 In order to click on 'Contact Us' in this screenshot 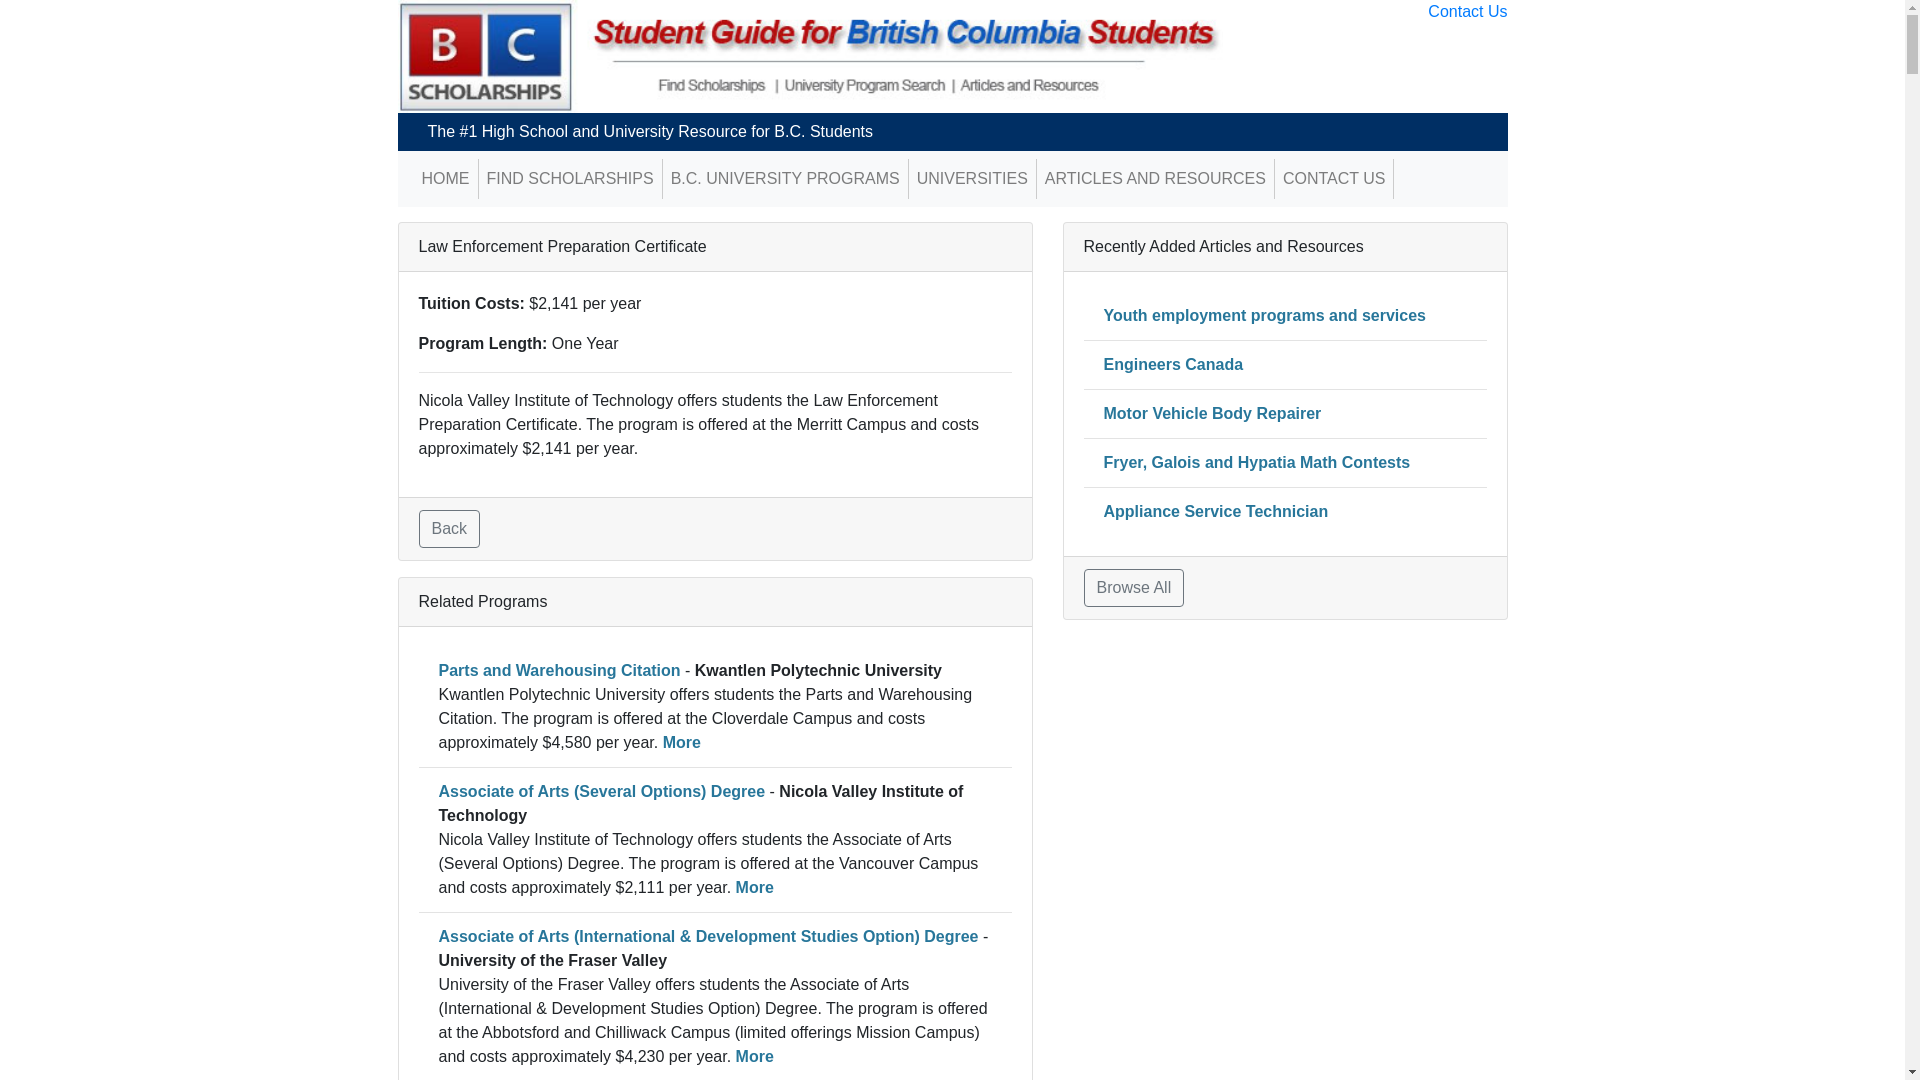, I will do `click(1467, 11)`.